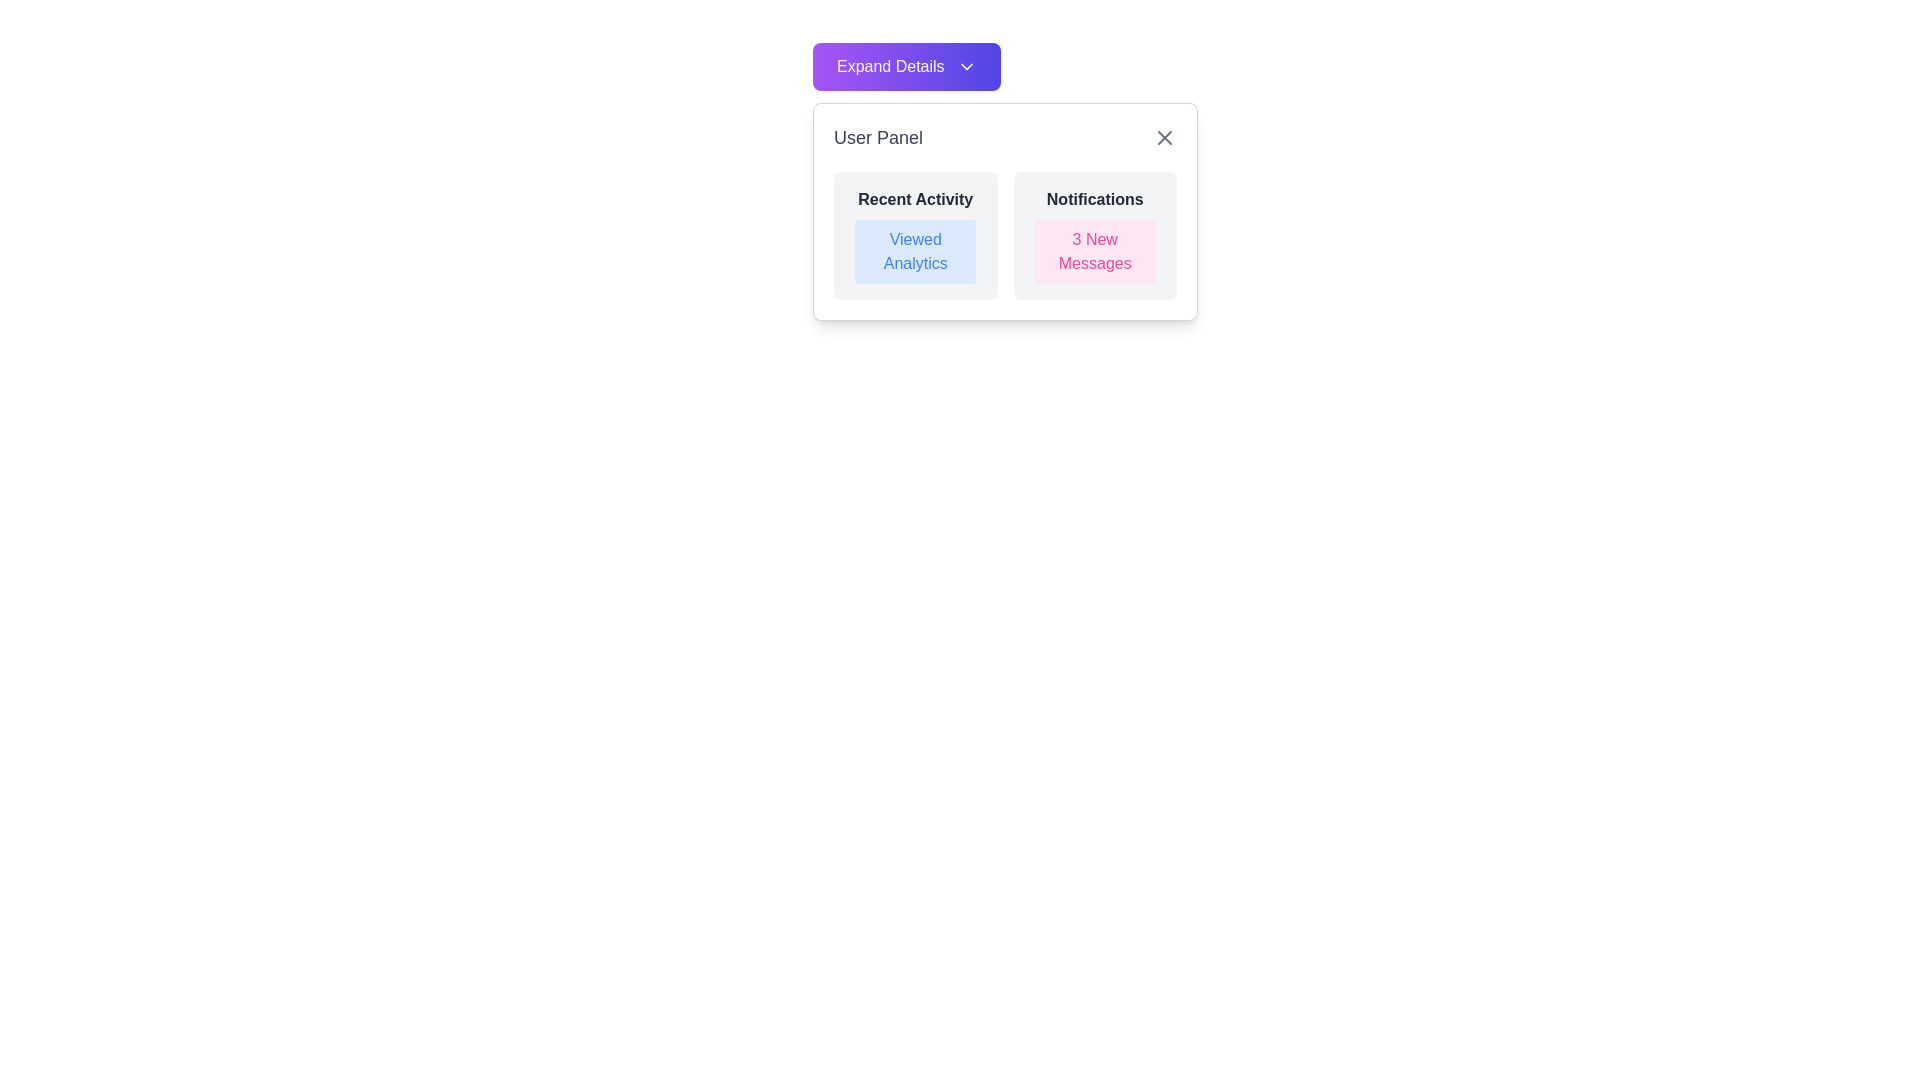  Describe the element at coordinates (914, 234) in the screenshot. I see `the Informational Widget, which features a light gray background, rounded corners, and contains the title 'Recent Activity' and the text 'Viewed Analytics'` at that location.